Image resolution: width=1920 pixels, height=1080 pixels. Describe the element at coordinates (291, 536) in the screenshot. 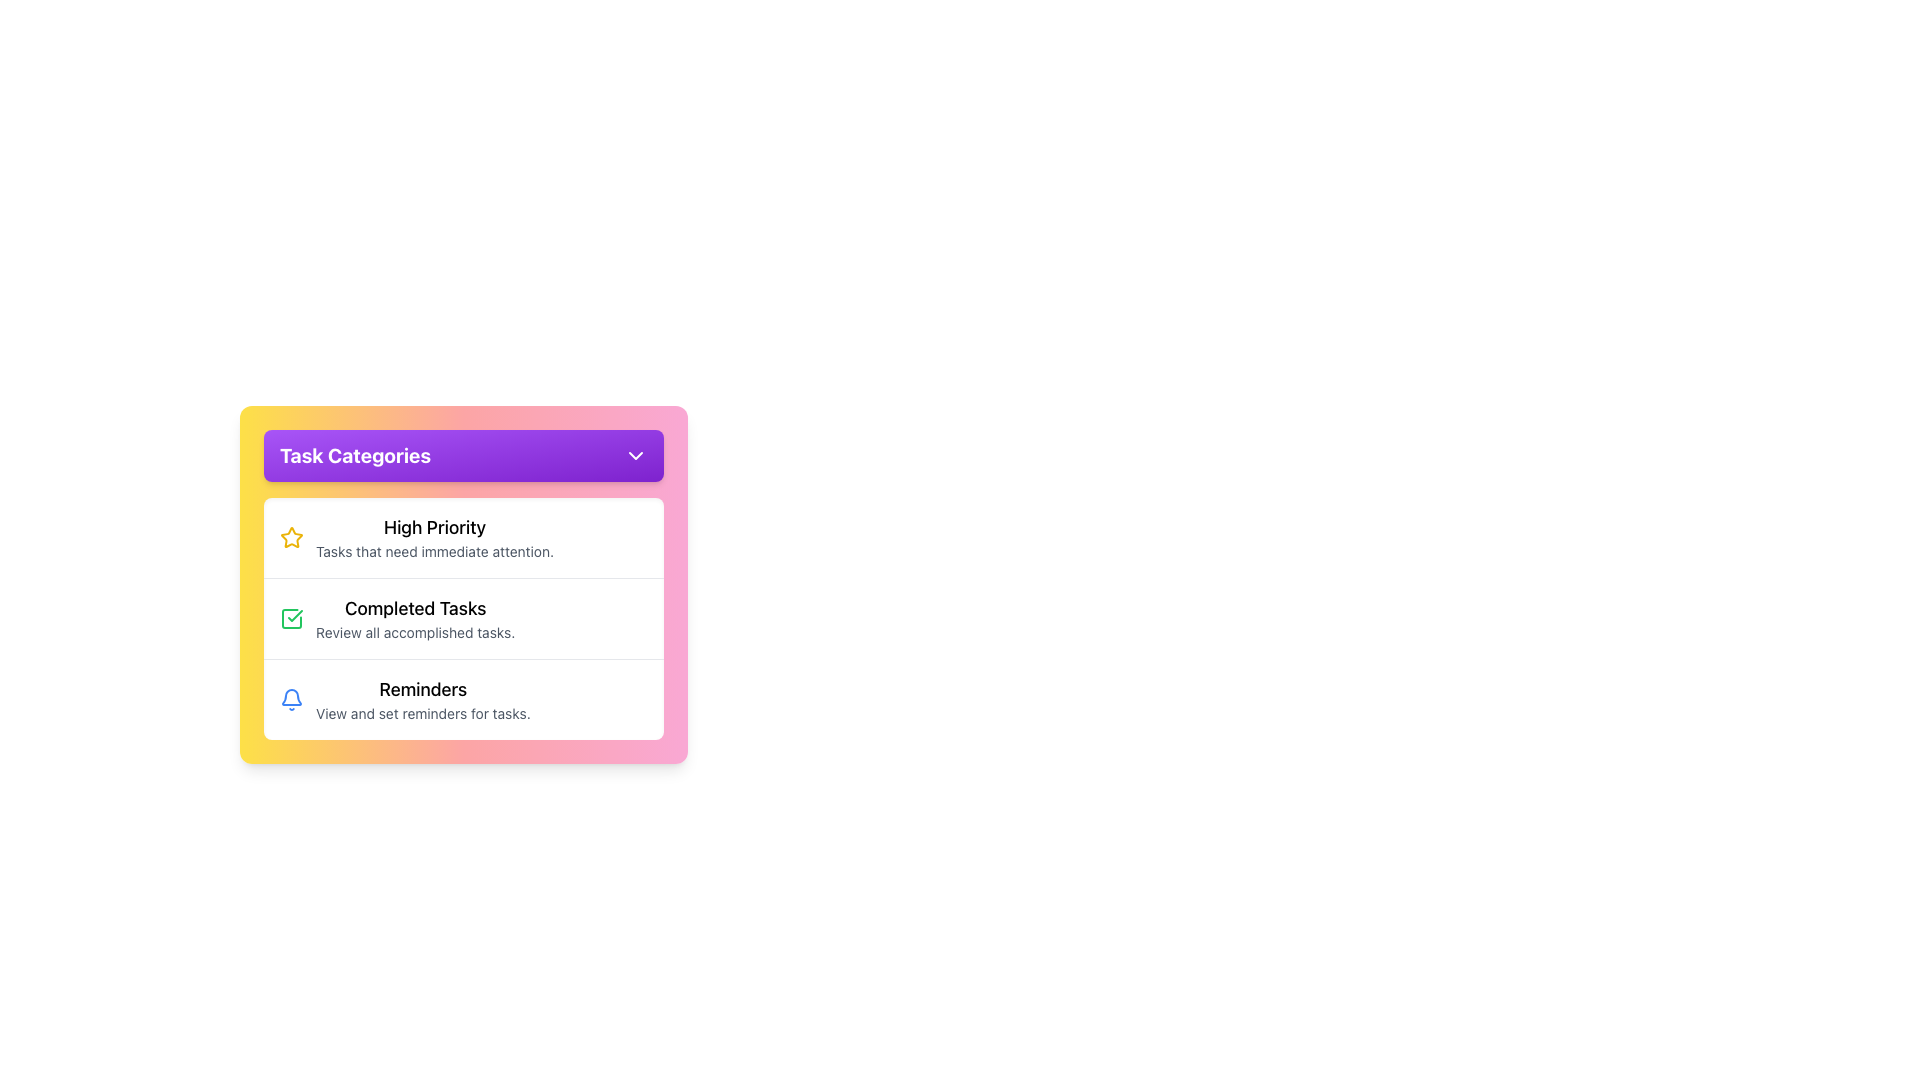

I see `the star-shaped icon with a yellow outline located in the 'Task Categories' section, aligned with 'High Priority' tasks` at that location.